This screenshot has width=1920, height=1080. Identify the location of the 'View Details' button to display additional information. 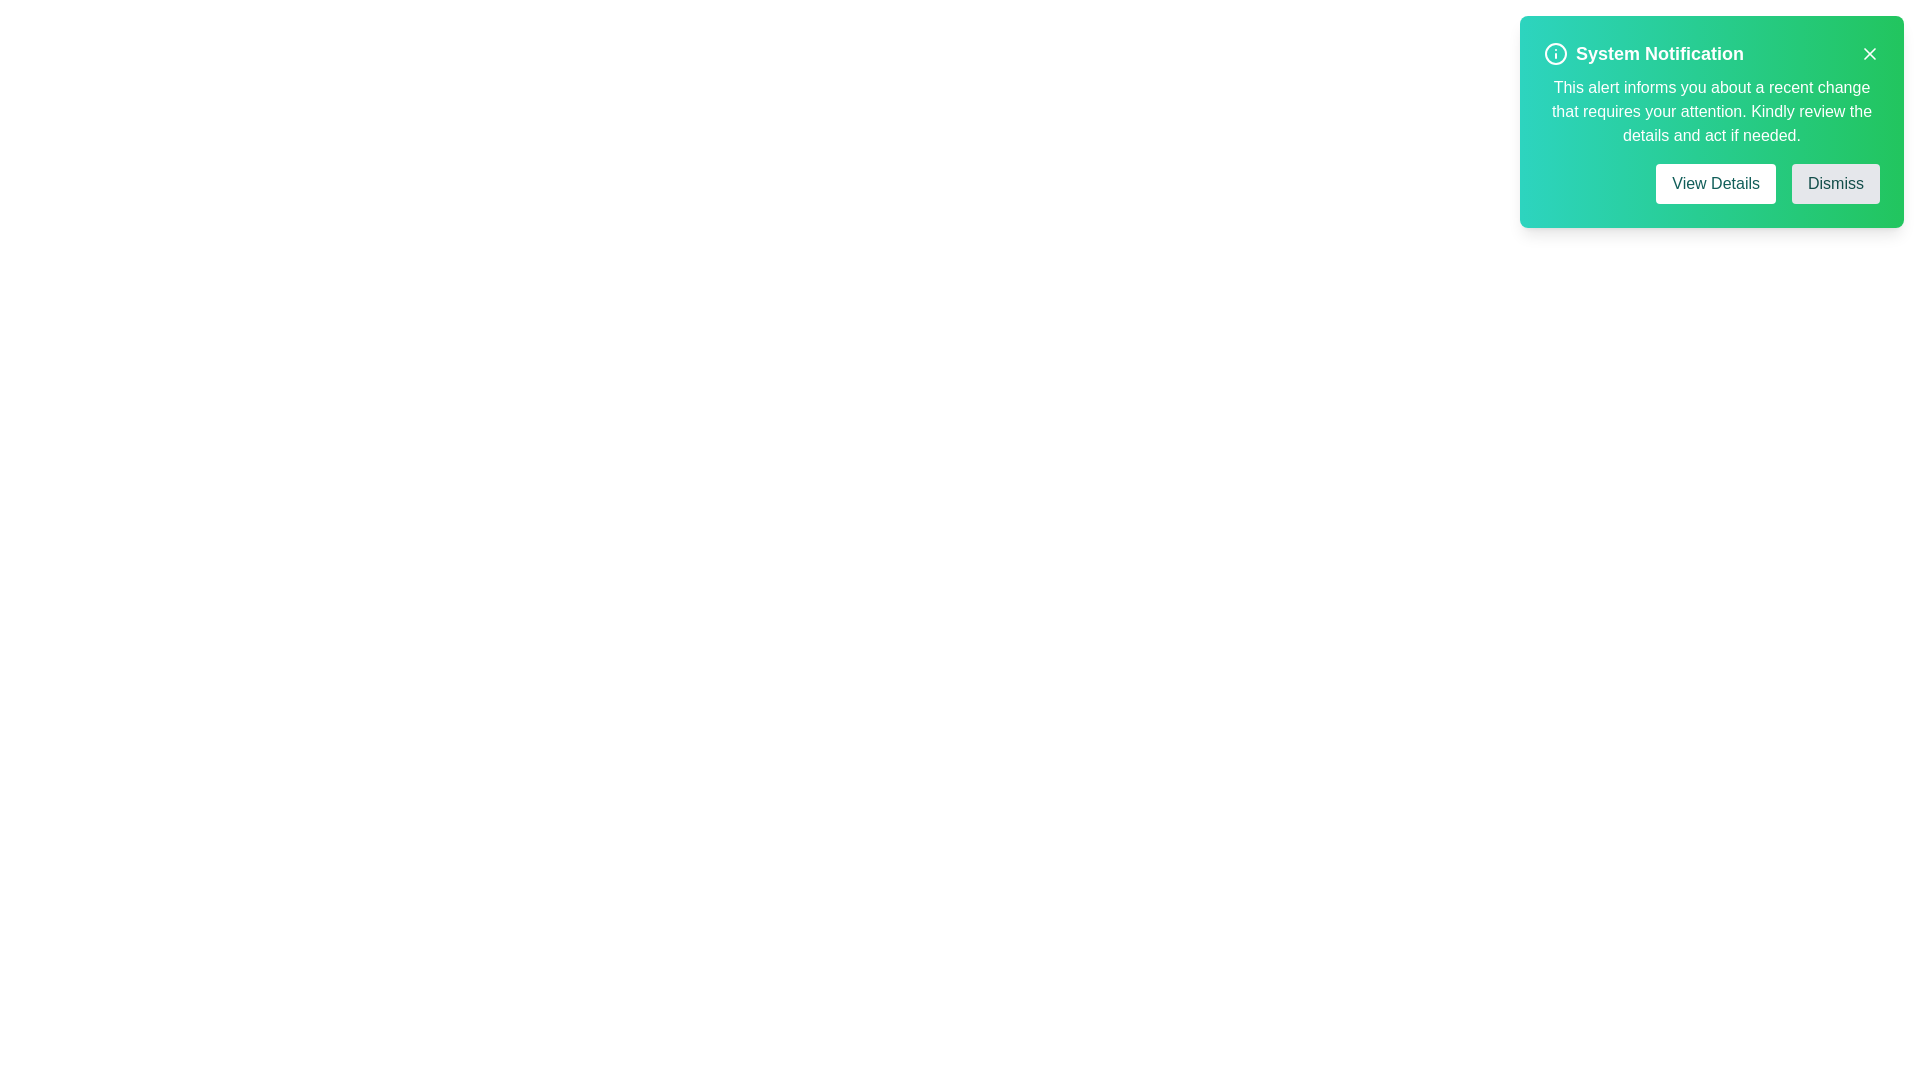
(1715, 184).